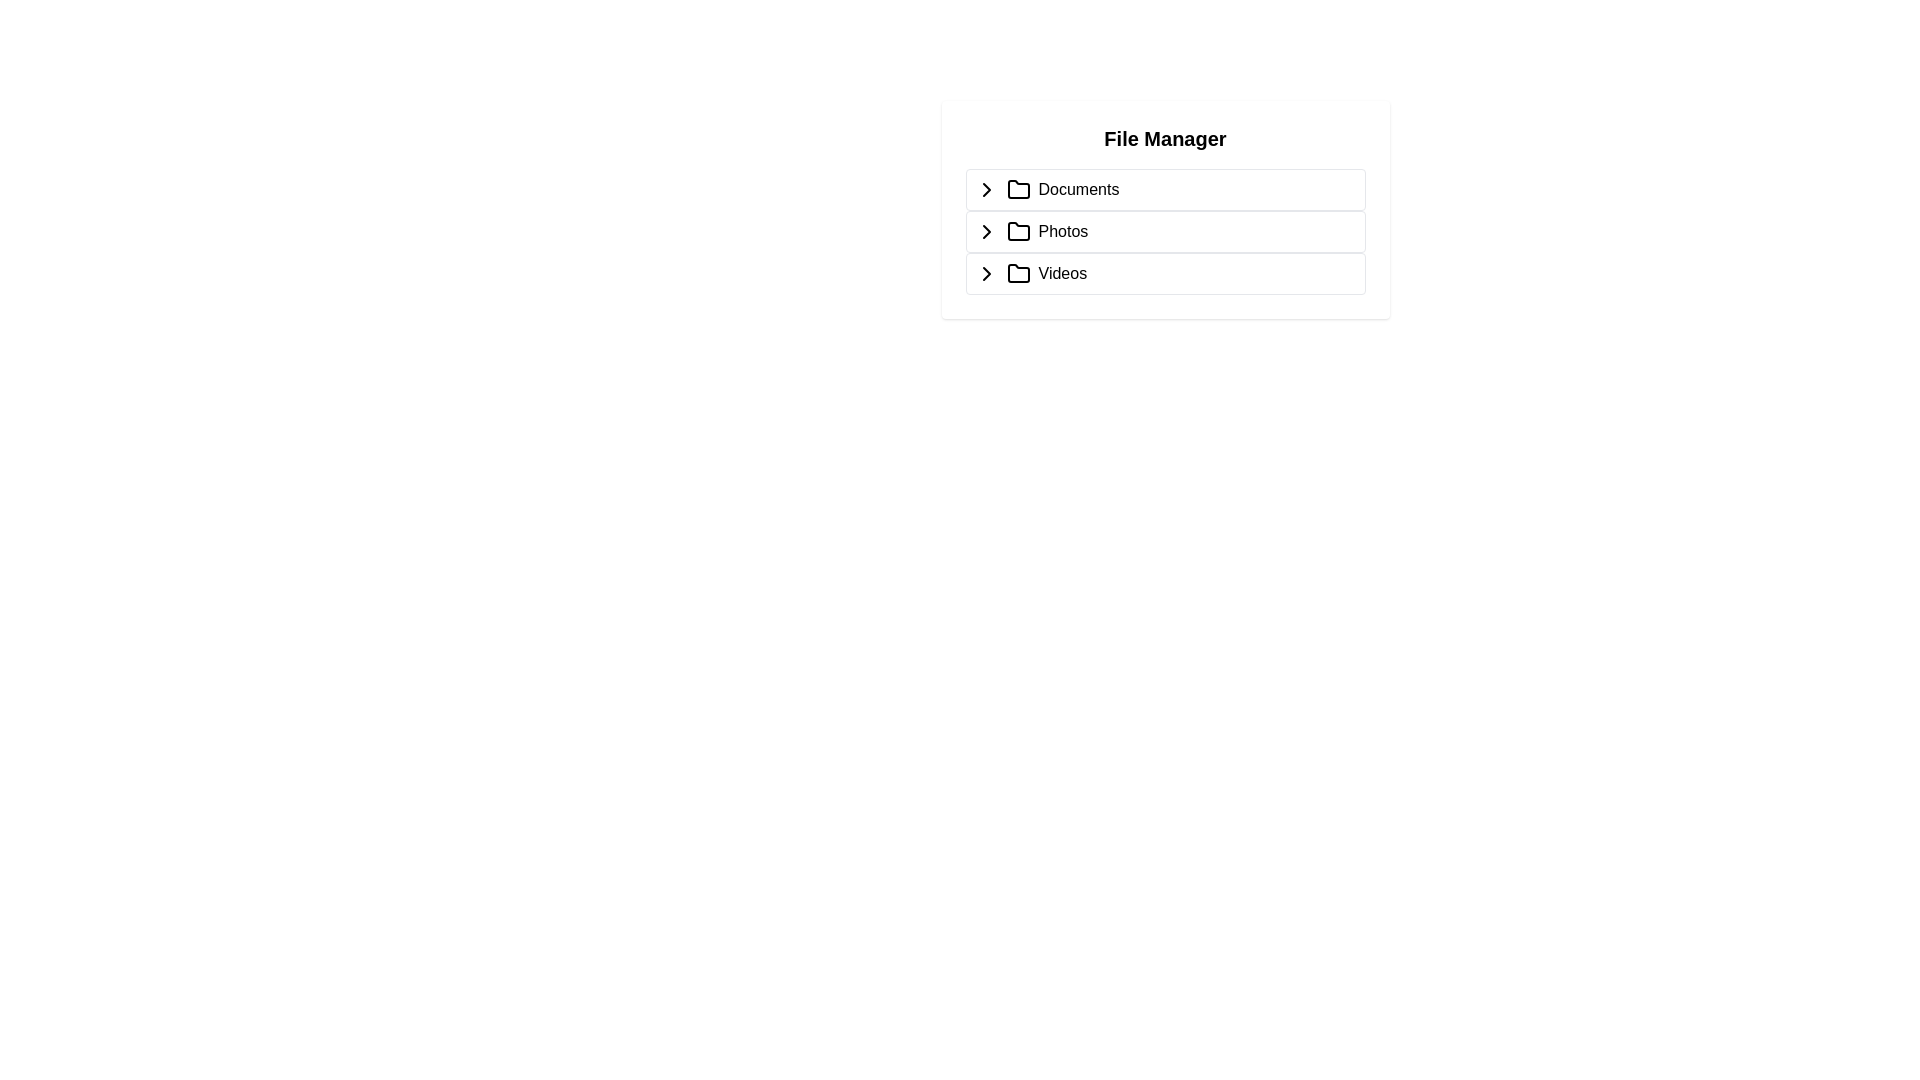 The width and height of the screenshot is (1920, 1080). Describe the element at coordinates (1018, 230) in the screenshot. I see `the folder icon representing the 'Photos' directory in the file manager, which is the second icon from the top and located directly to the left of the 'Photos' label` at that location.